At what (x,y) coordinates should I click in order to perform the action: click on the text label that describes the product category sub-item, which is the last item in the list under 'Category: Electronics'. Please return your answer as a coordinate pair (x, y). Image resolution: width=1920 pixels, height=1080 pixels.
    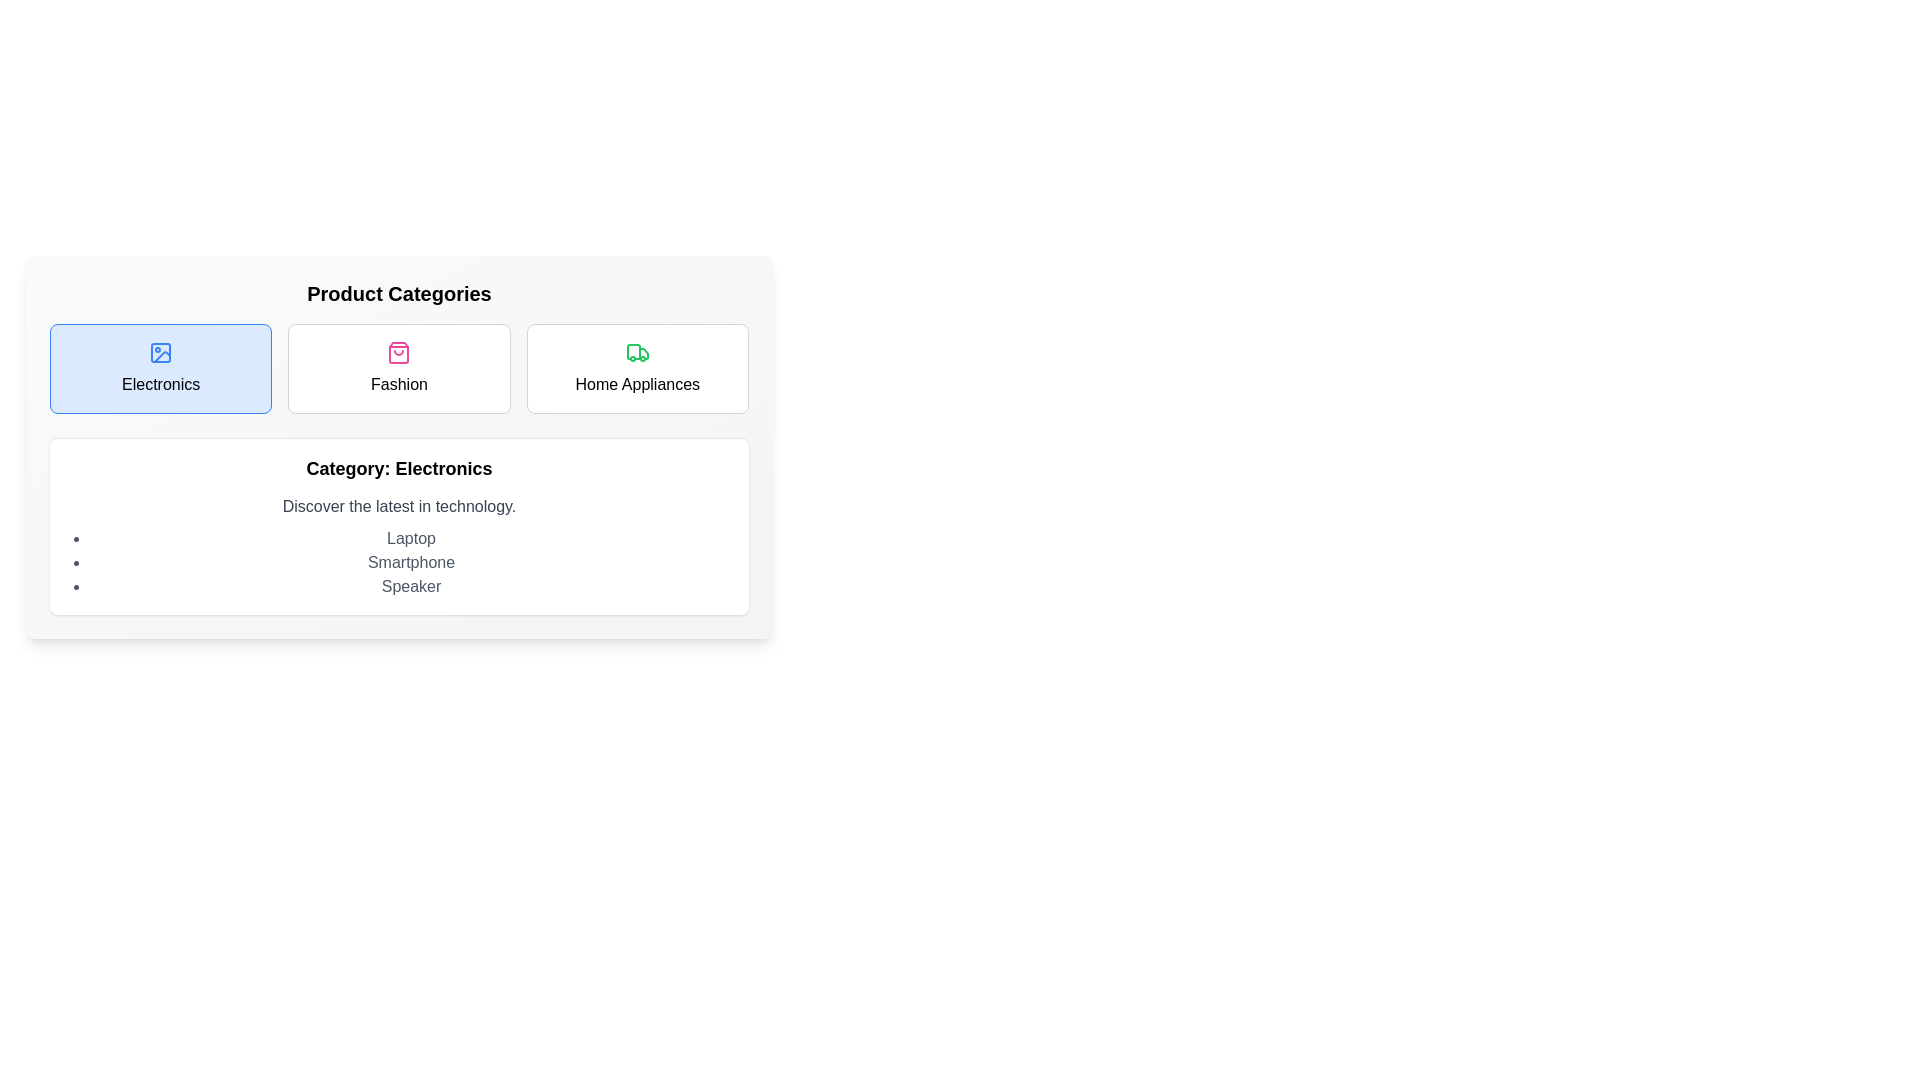
    Looking at the image, I should click on (410, 585).